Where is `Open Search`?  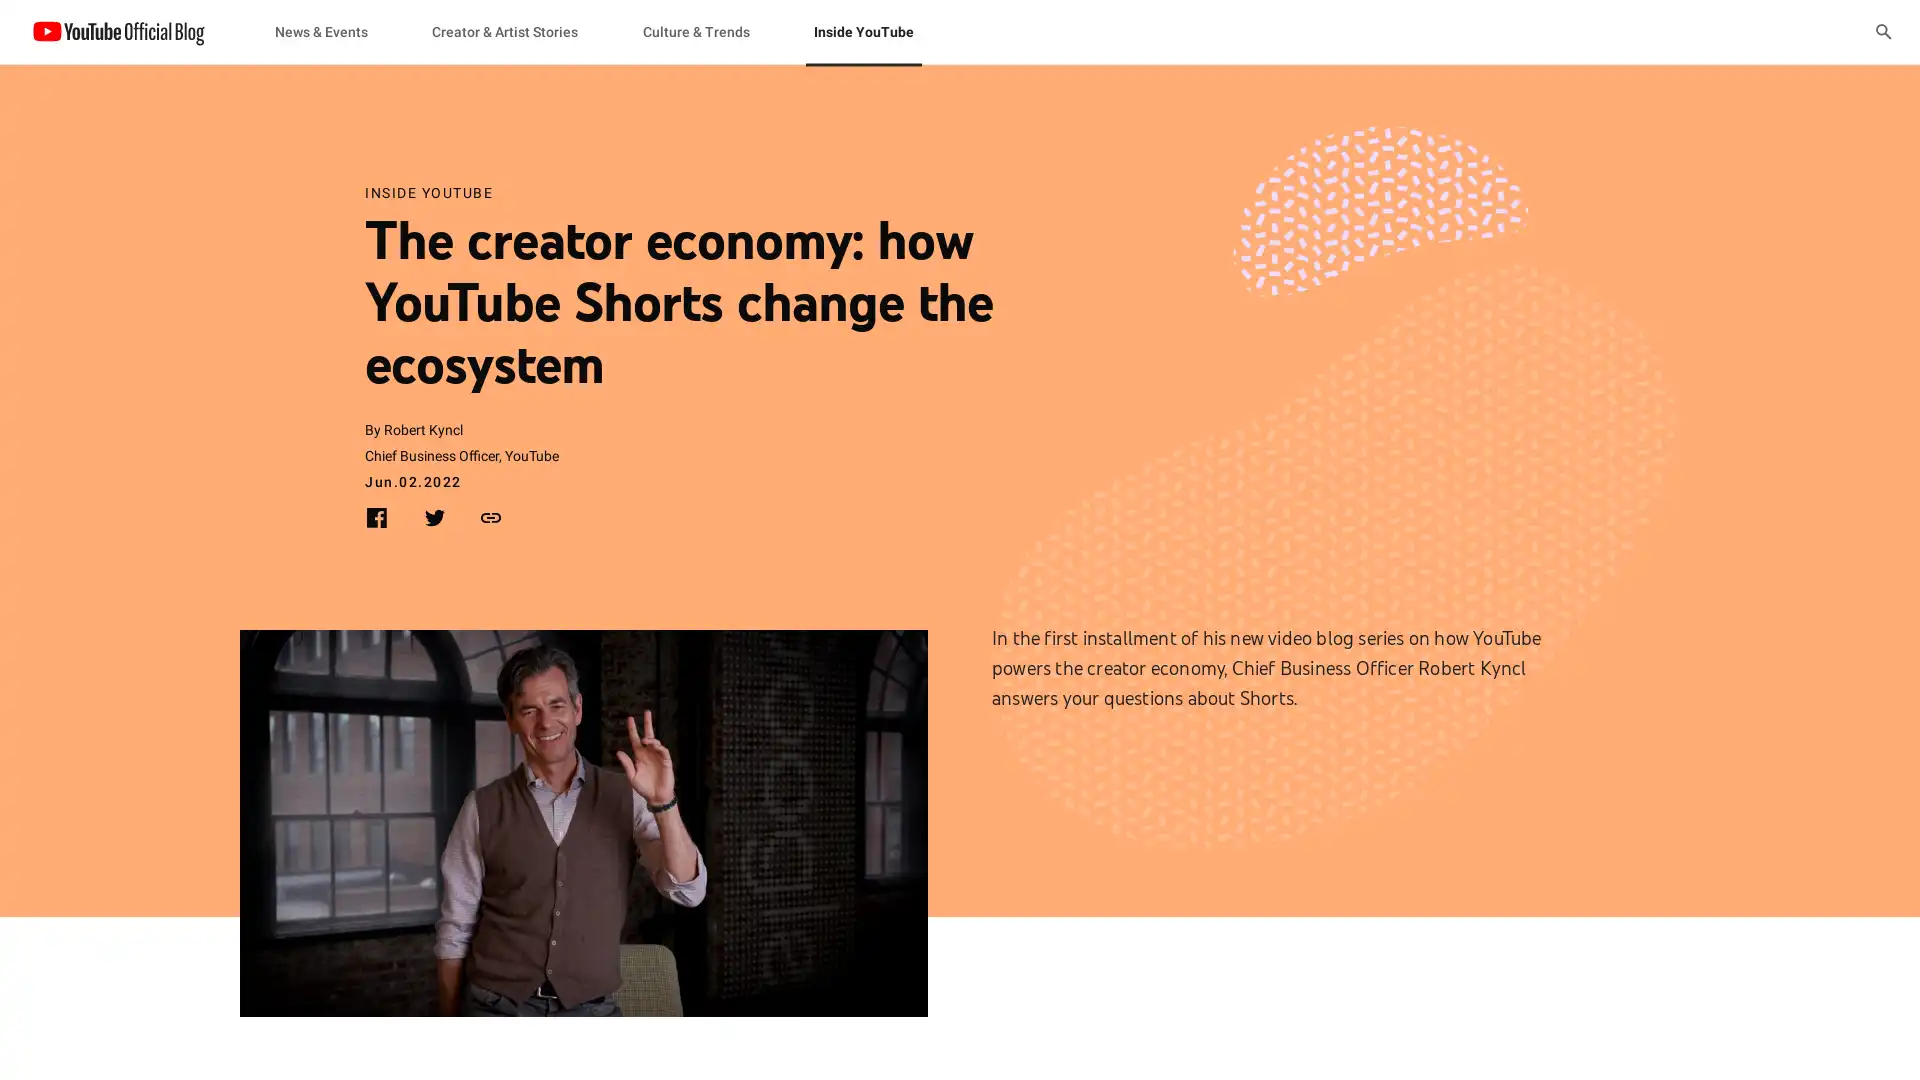 Open Search is located at coordinates (1882, 31).